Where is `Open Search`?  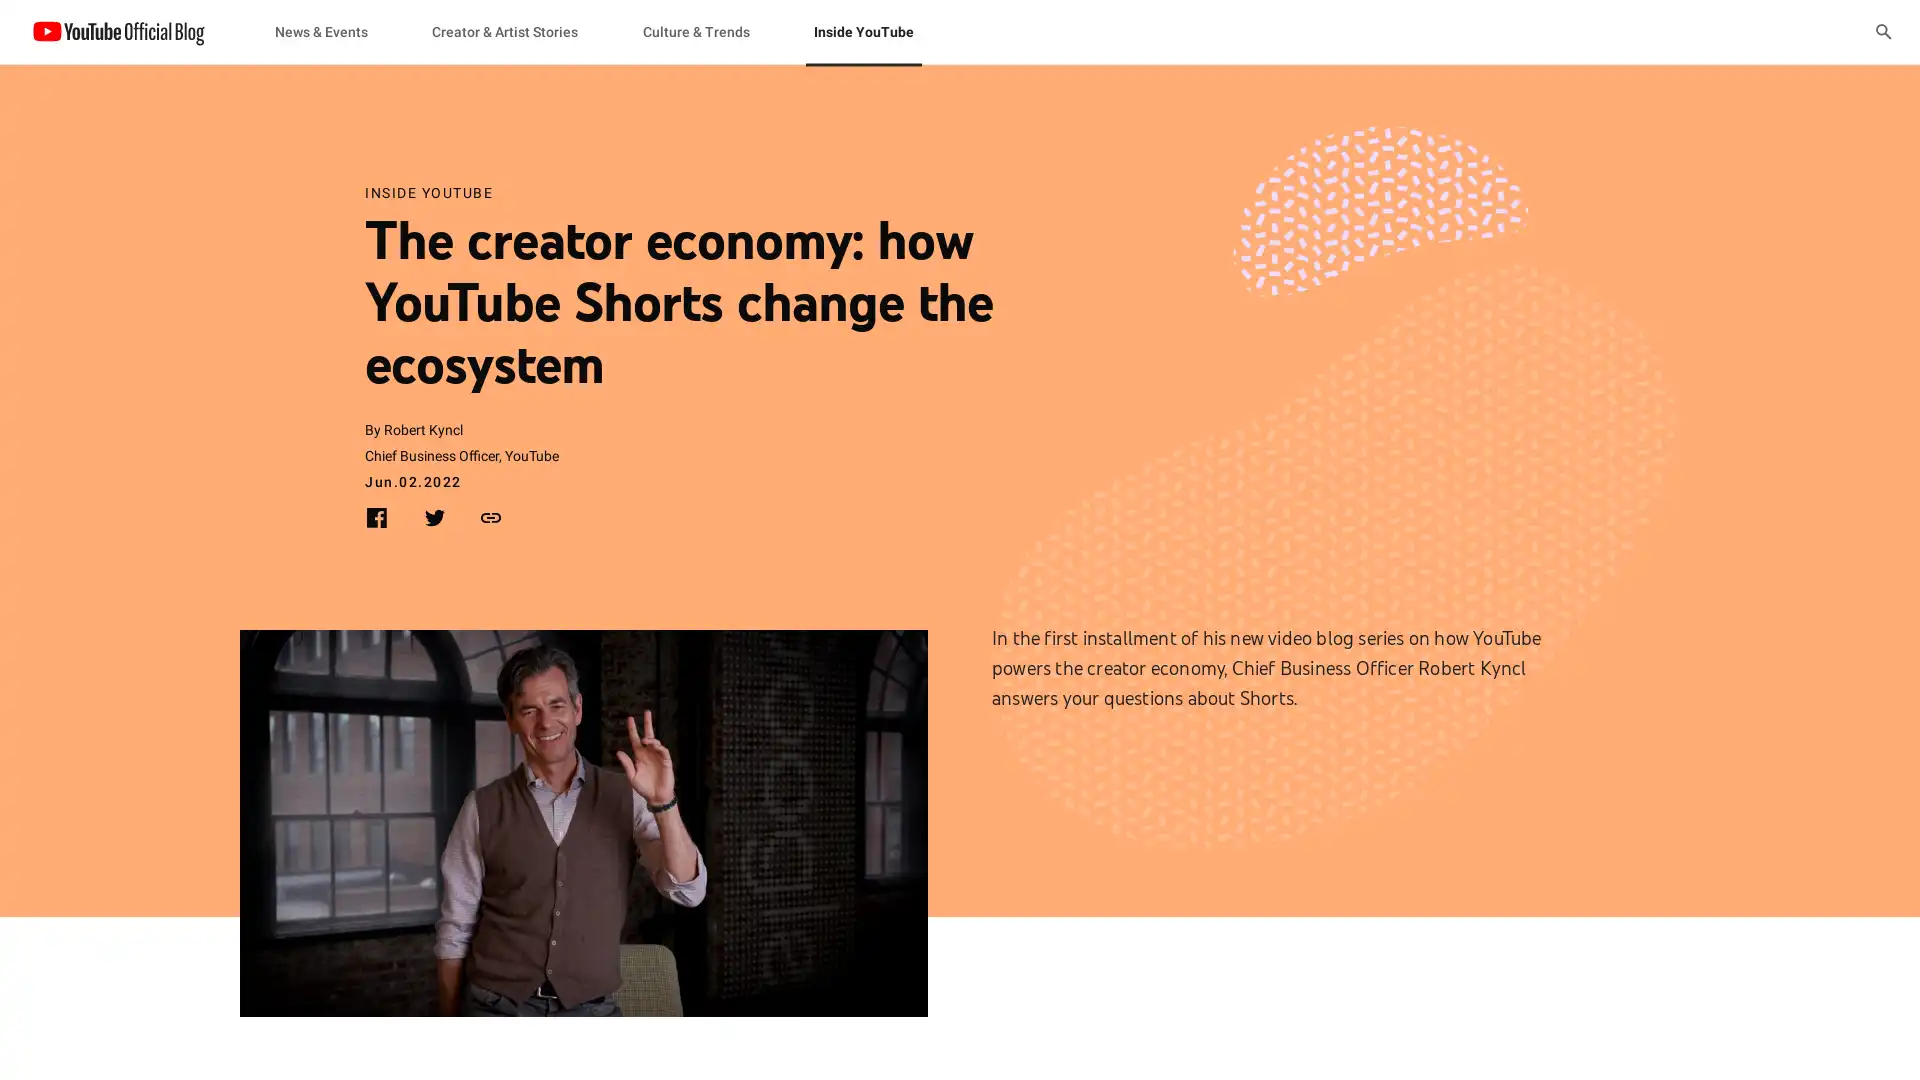 Open Search is located at coordinates (1882, 31).